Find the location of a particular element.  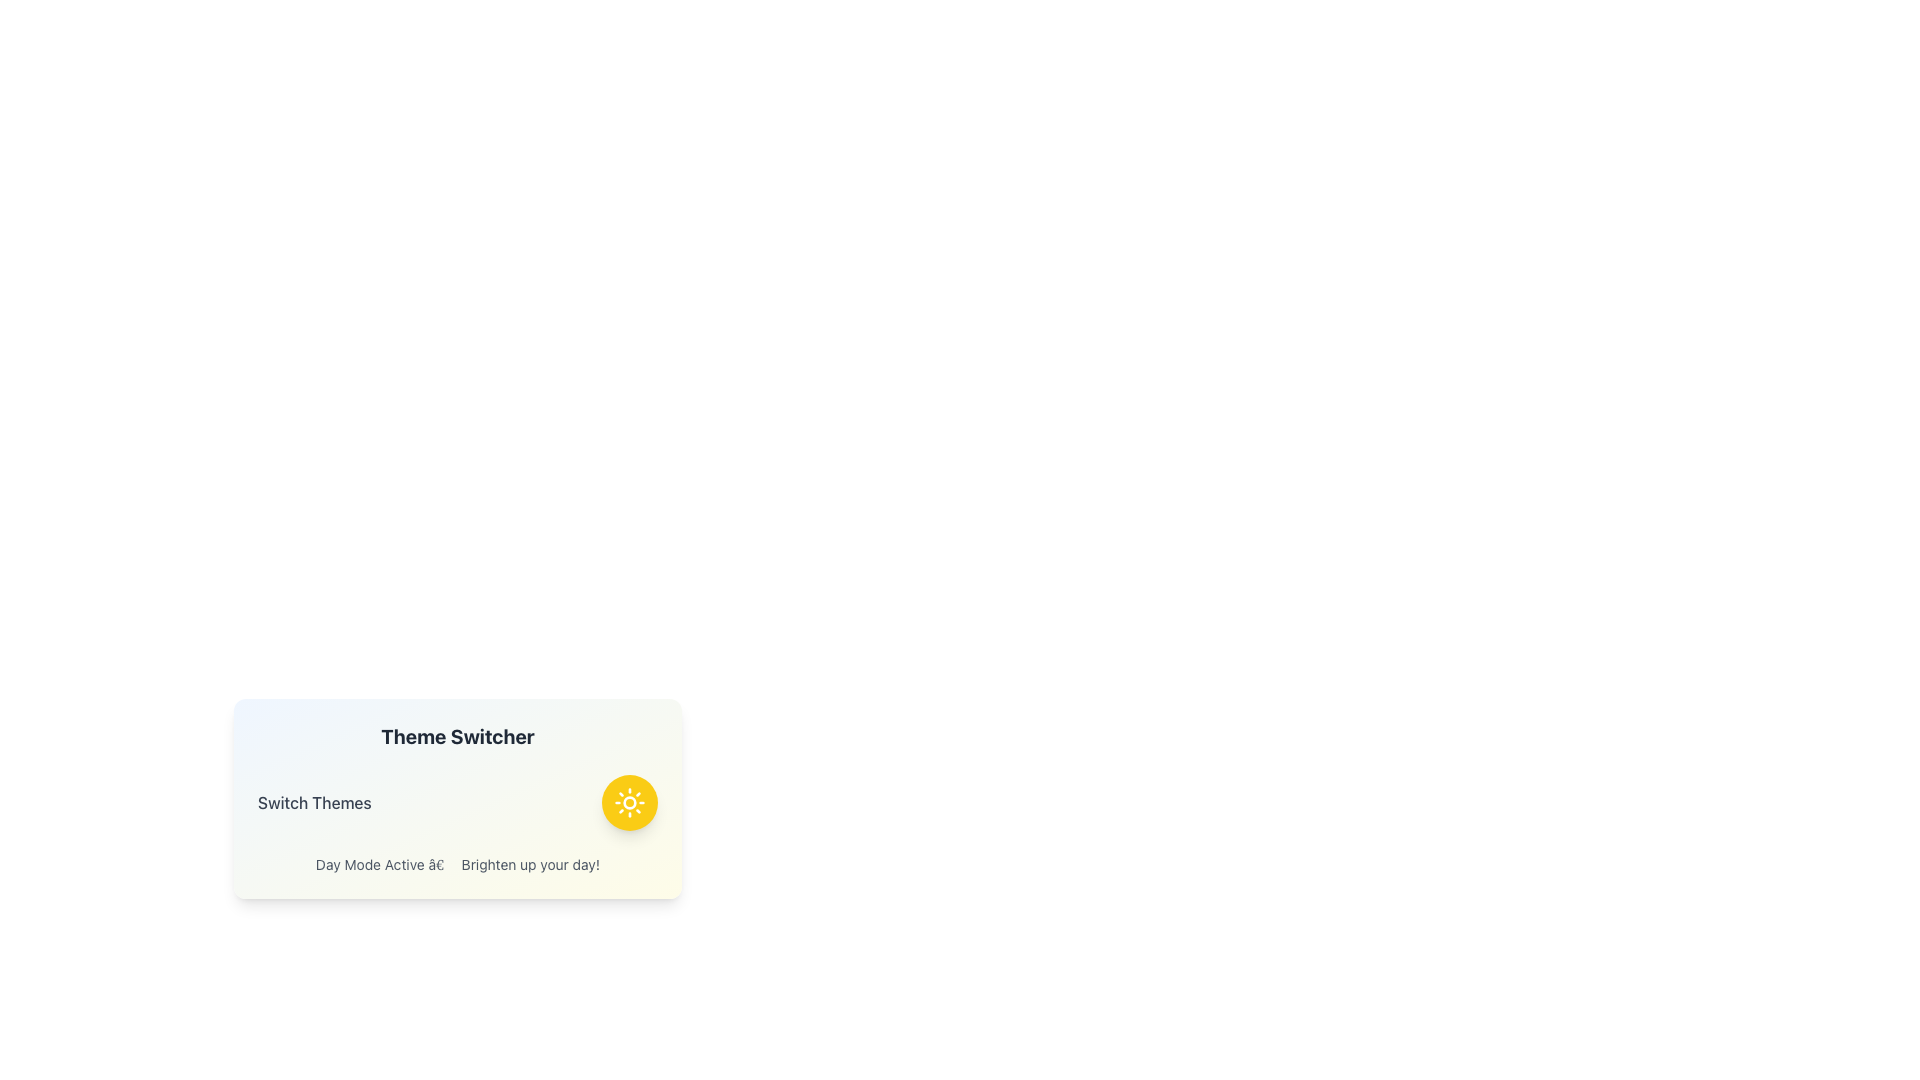

the sun icon within the 'Theme Switcher' card is located at coordinates (628, 801).